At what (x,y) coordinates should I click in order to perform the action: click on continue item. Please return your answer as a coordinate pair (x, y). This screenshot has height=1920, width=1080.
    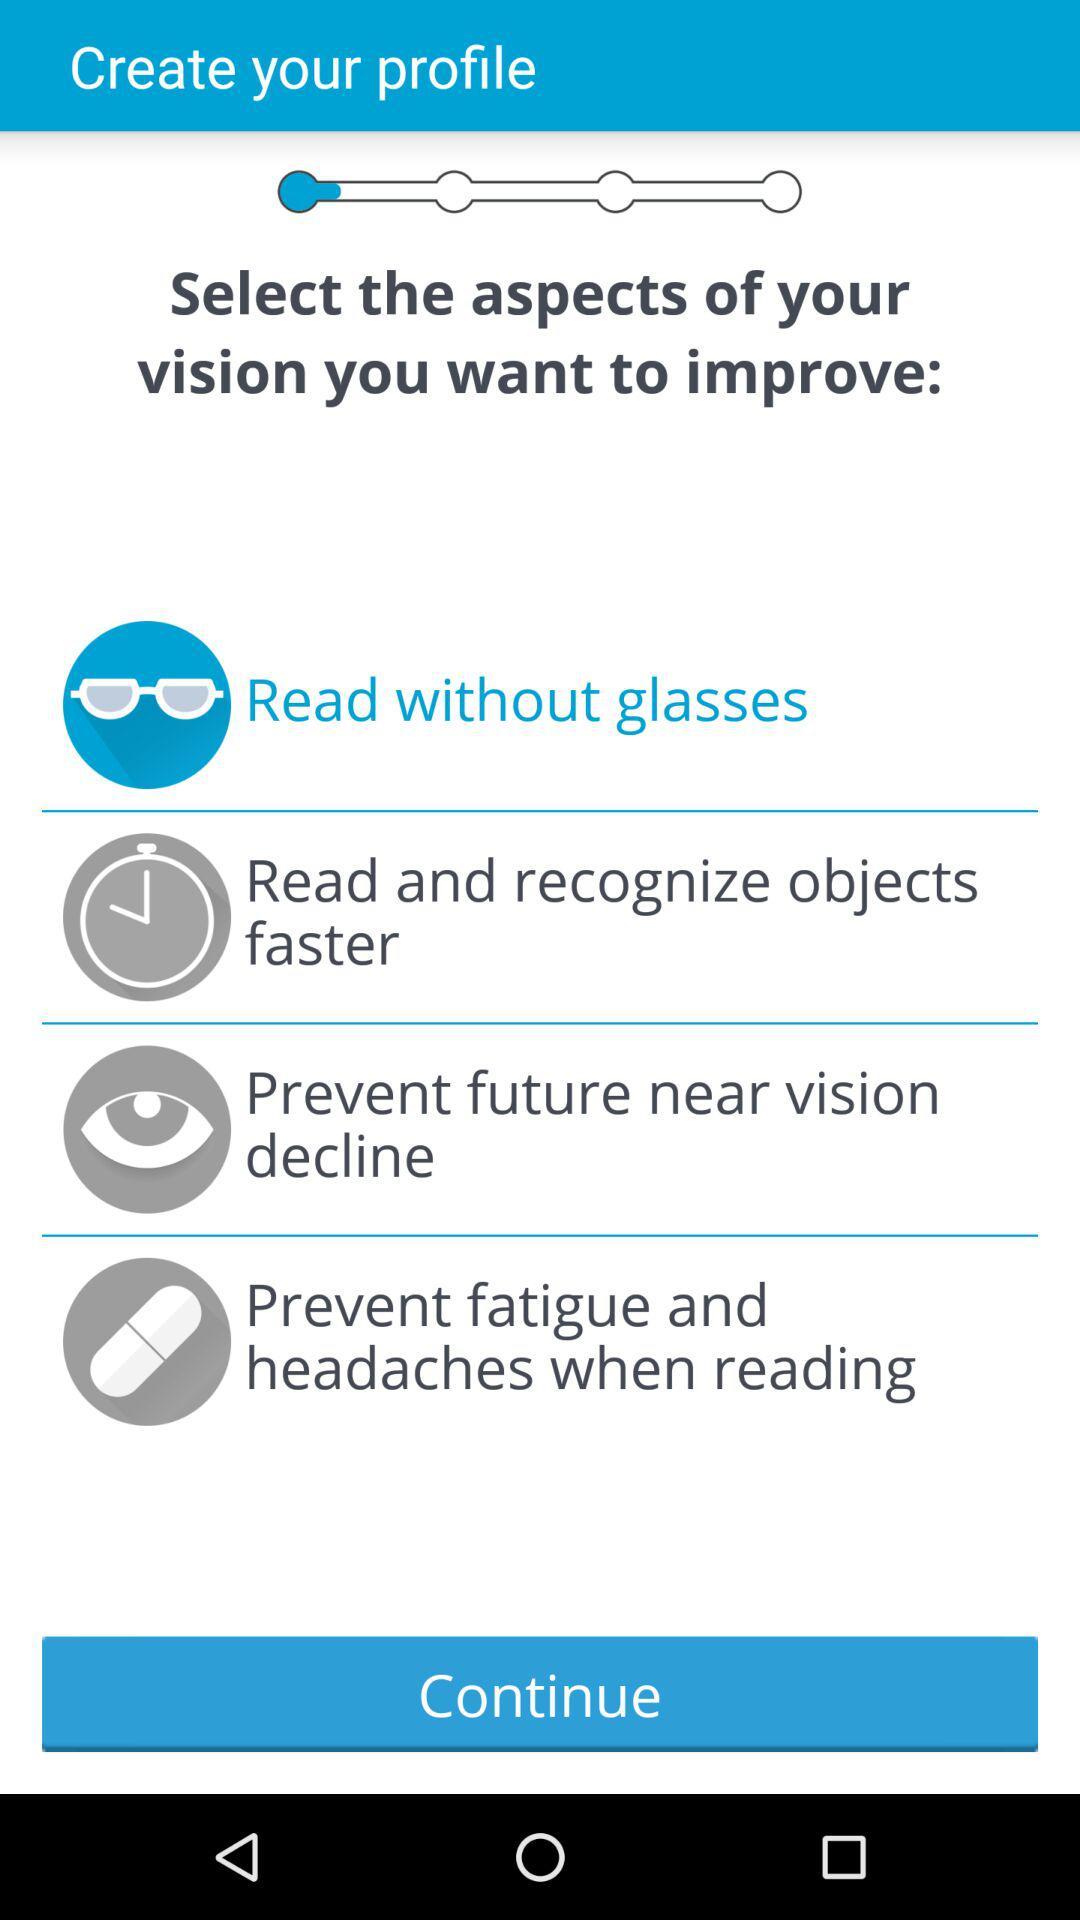
    Looking at the image, I should click on (540, 1693).